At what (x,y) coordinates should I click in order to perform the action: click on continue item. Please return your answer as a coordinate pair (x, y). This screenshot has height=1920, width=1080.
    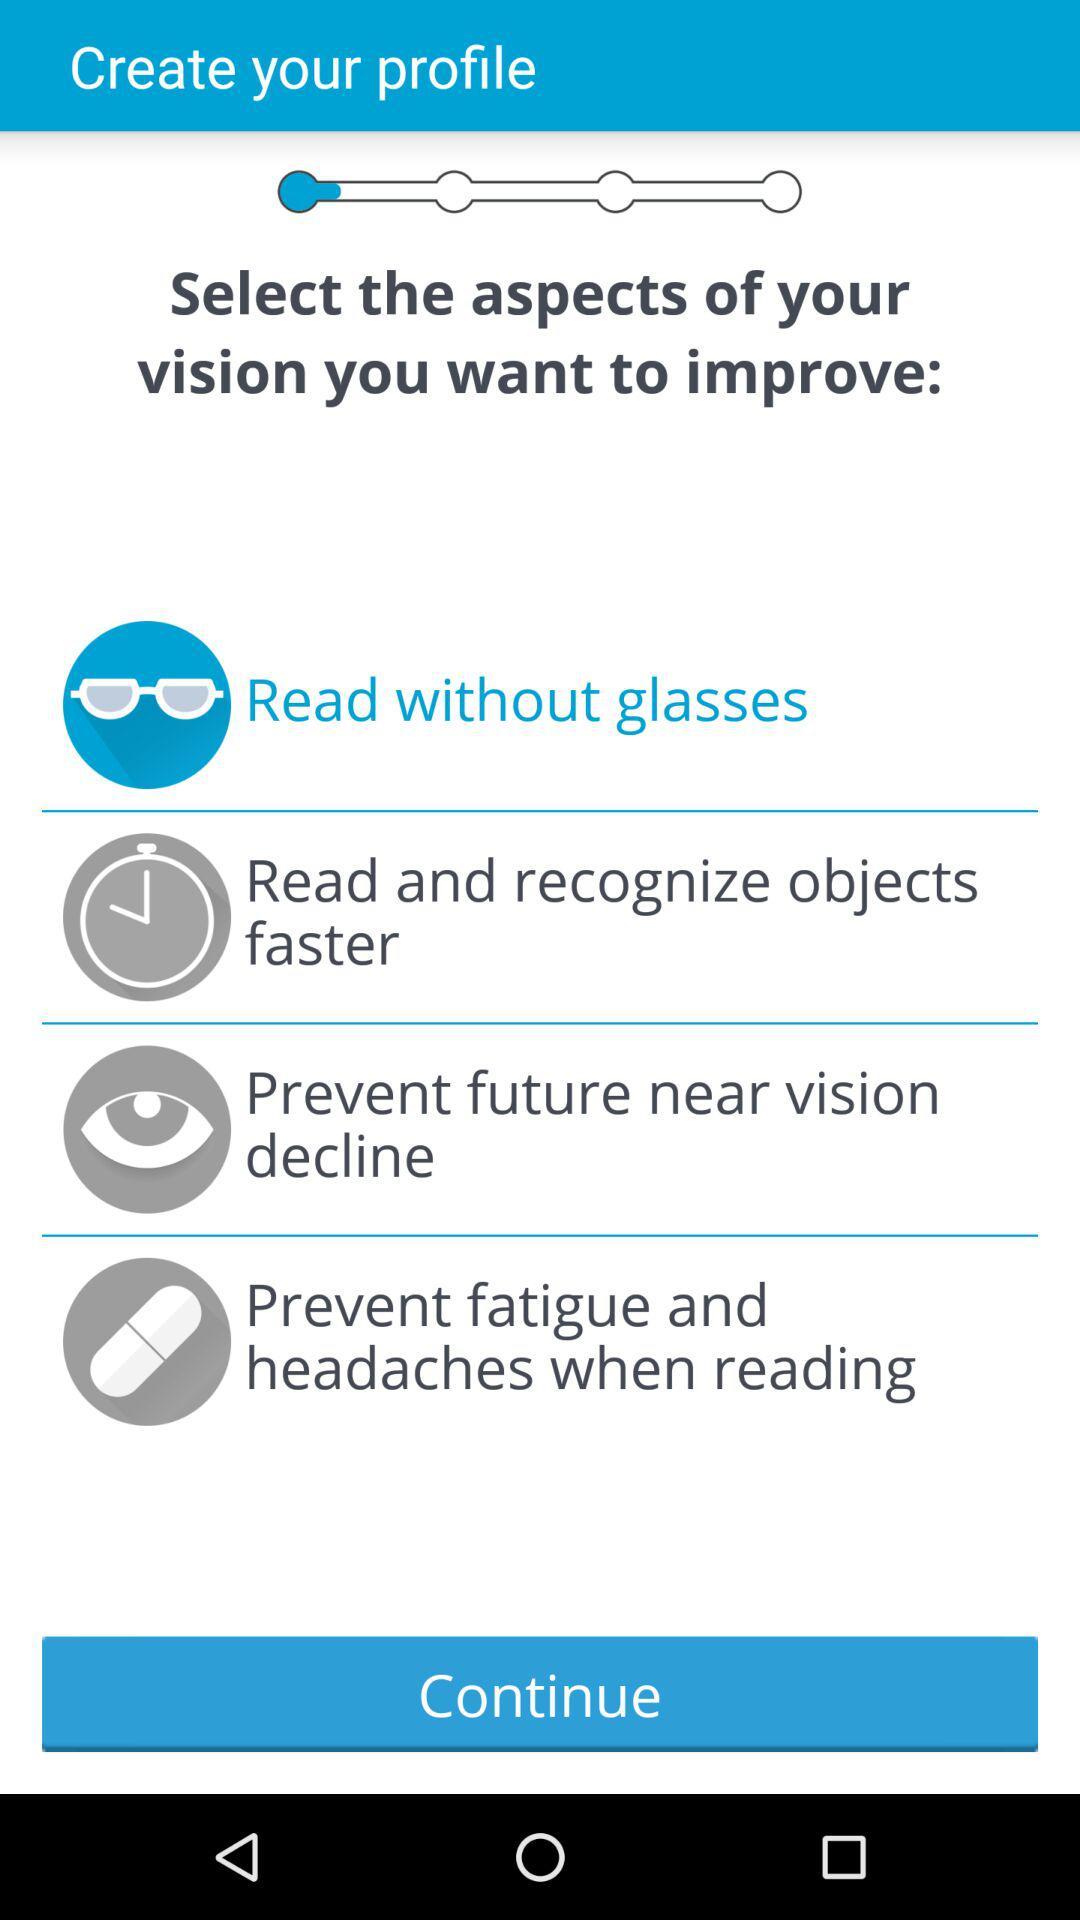
    Looking at the image, I should click on (540, 1693).